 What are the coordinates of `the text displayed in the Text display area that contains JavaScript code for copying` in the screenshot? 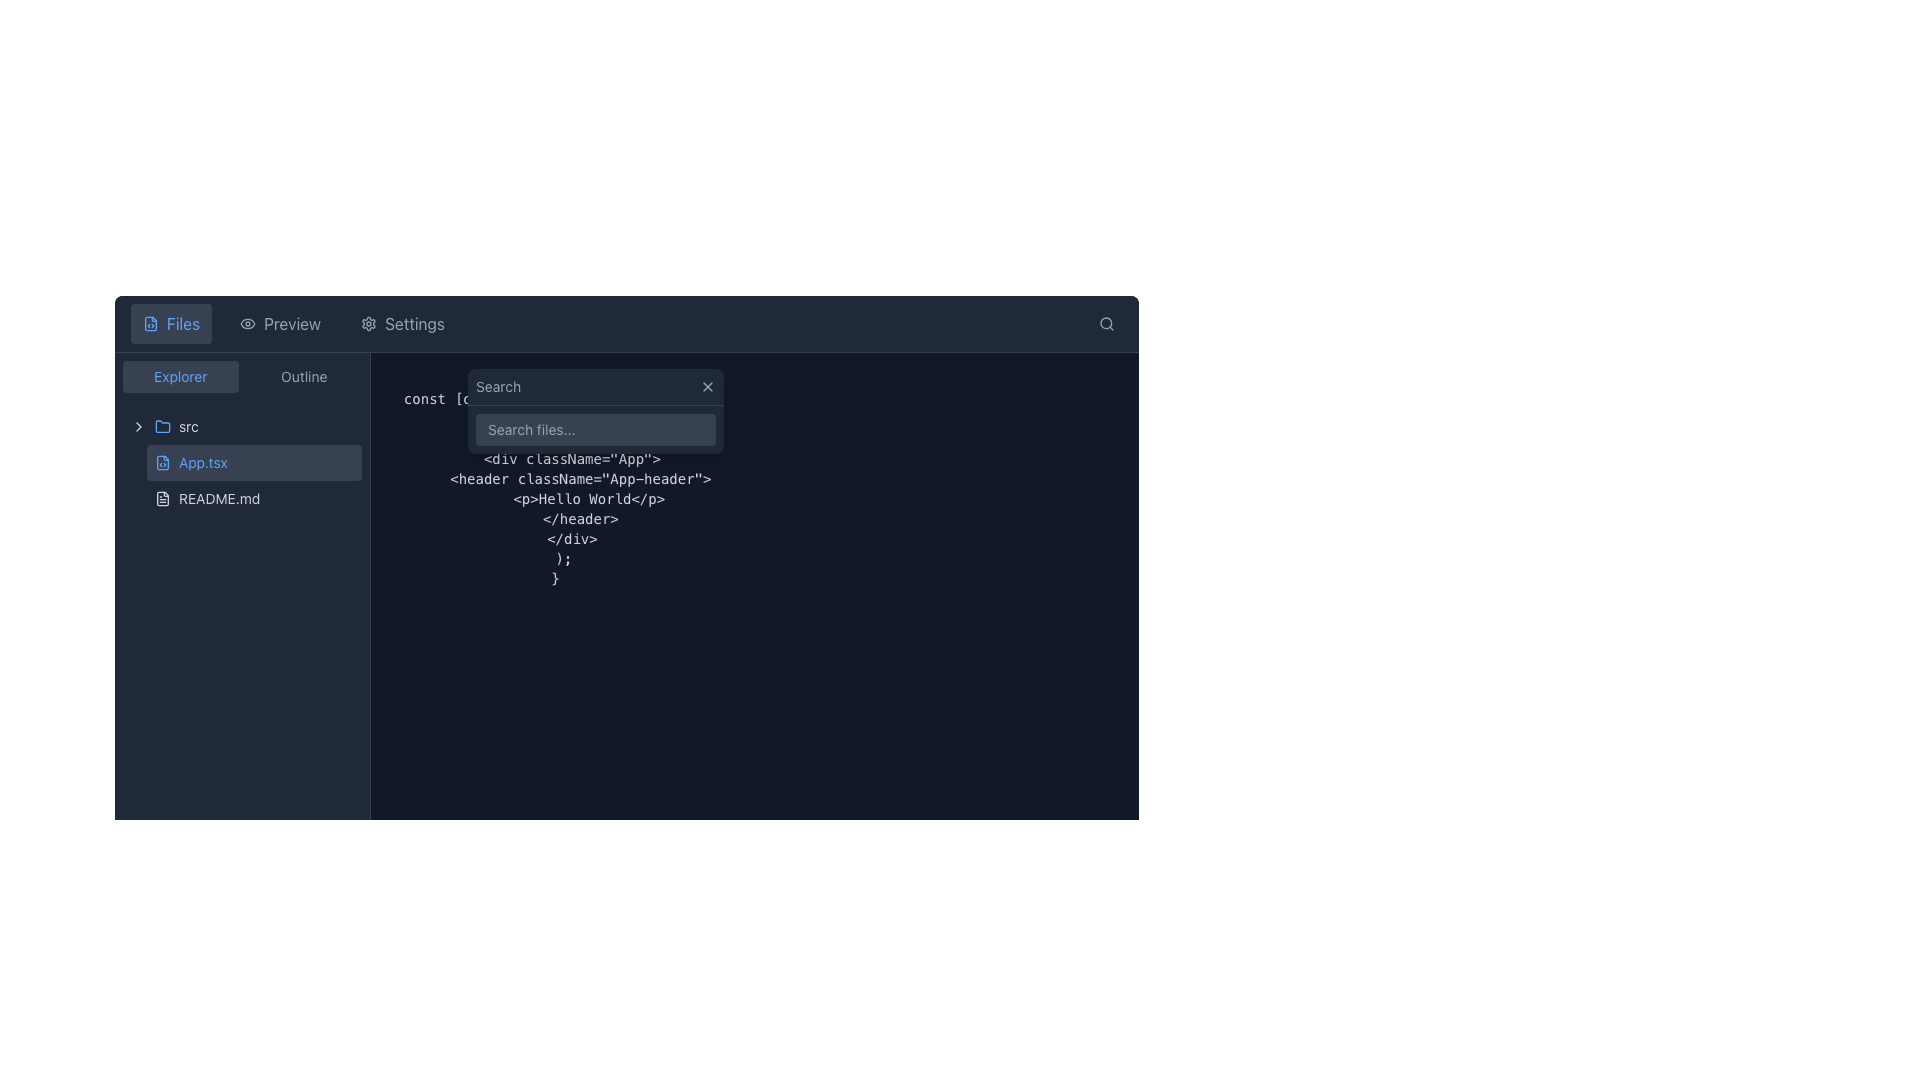 It's located at (555, 478).